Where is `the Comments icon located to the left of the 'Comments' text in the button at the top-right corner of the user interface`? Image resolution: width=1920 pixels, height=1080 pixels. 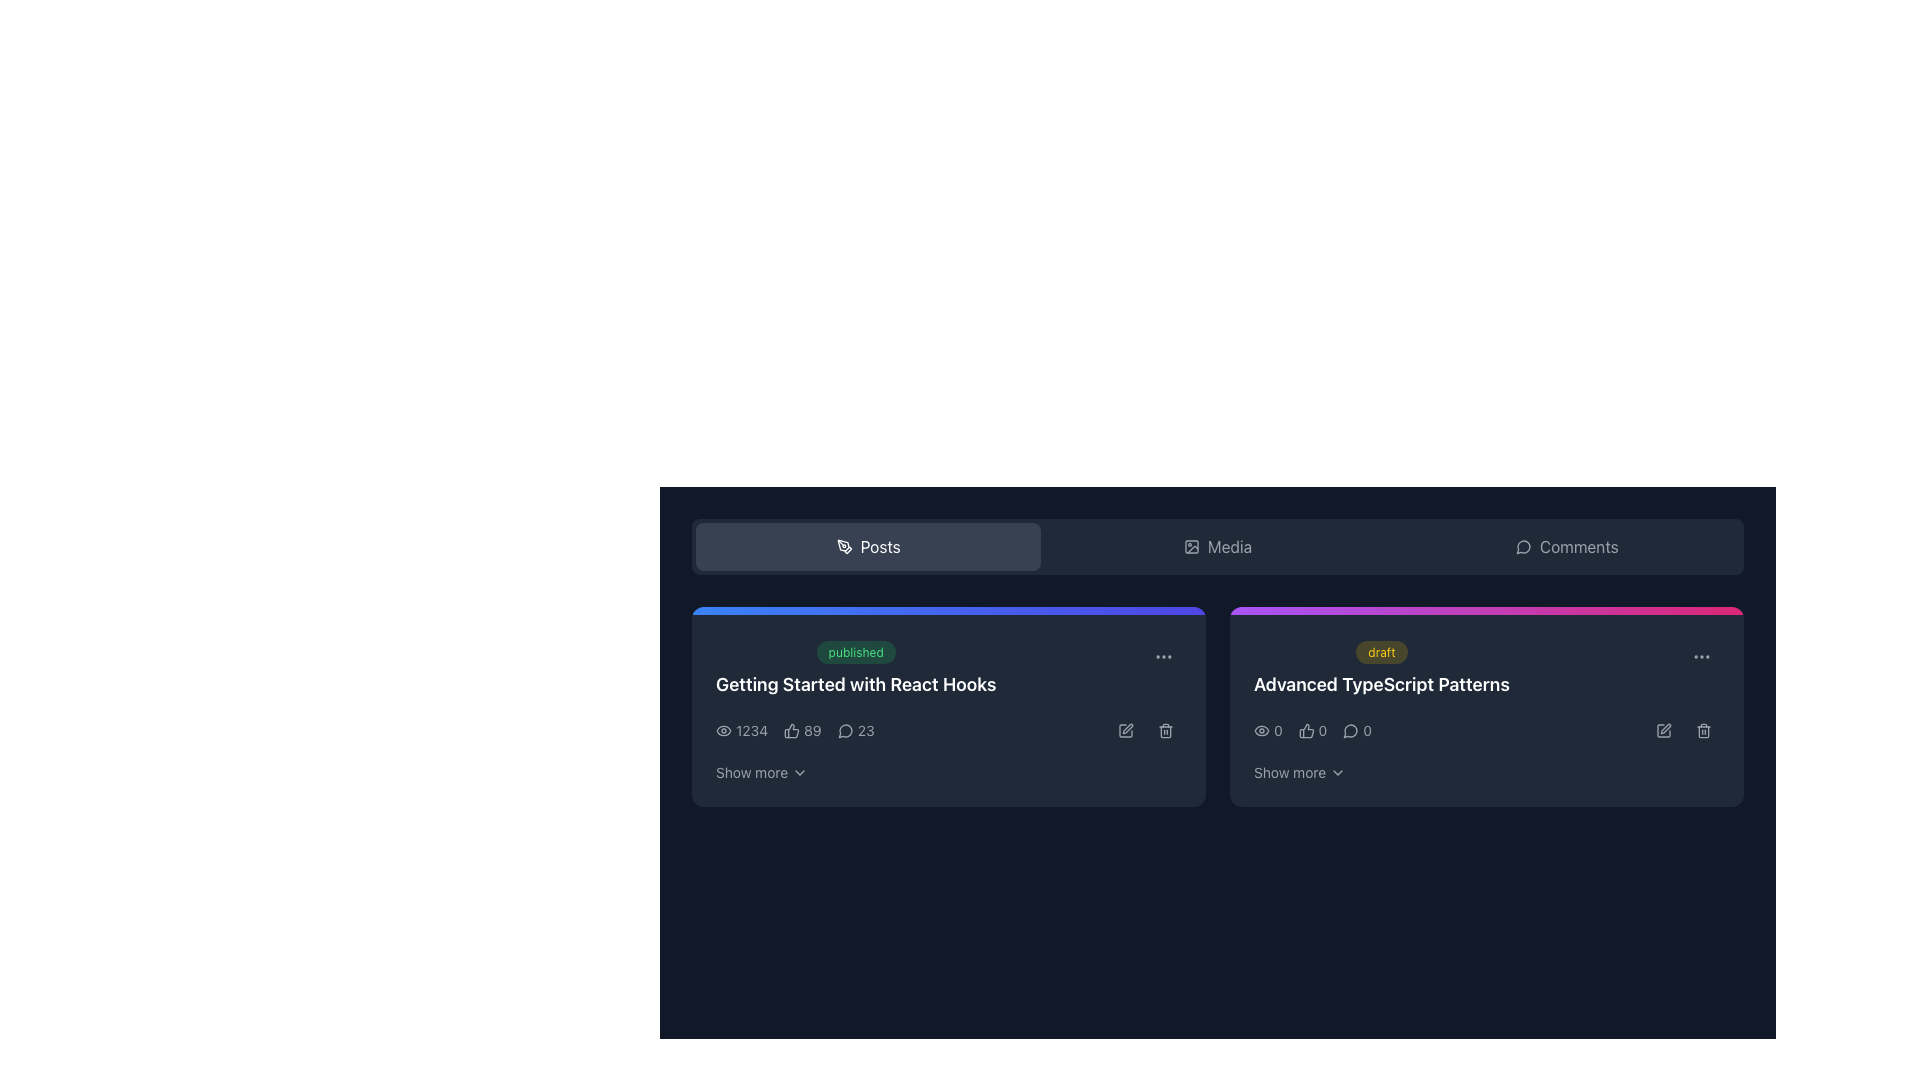 the Comments icon located to the left of the 'Comments' text in the button at the top-right corner of the user interface is located at coordinates (1522, 547).